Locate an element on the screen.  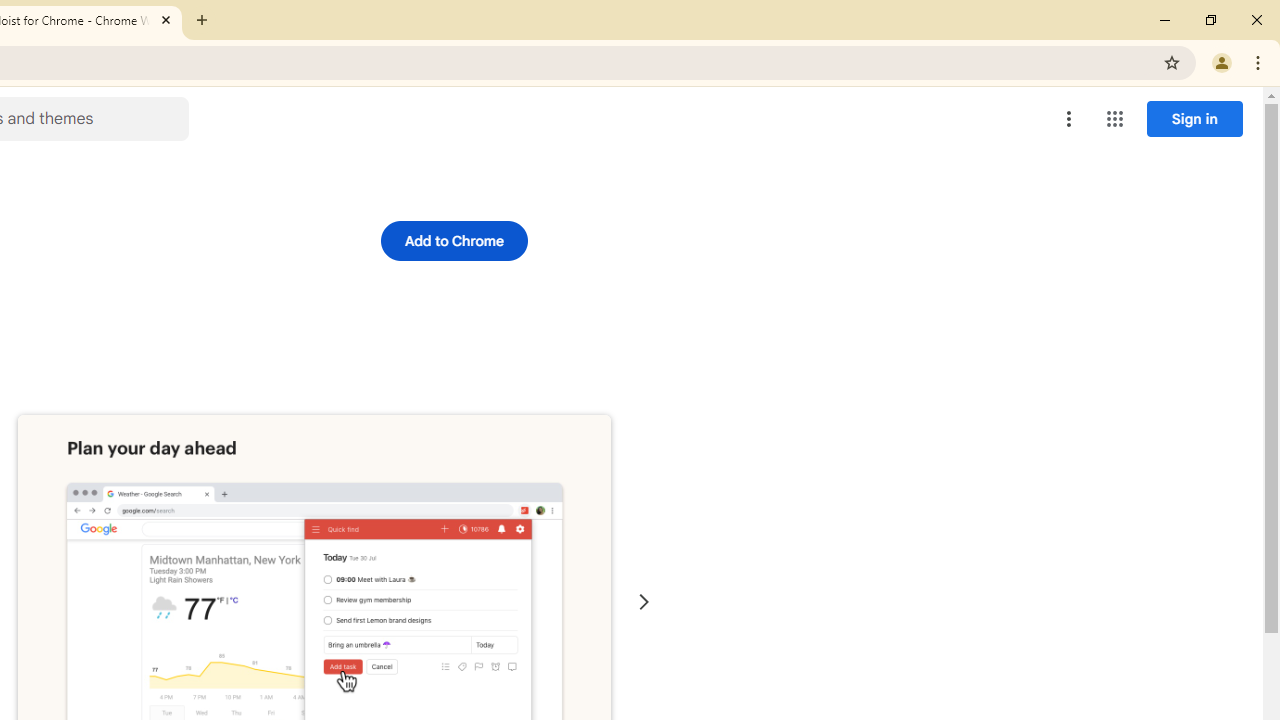
'Next slide' is located at coordinates (643, 601).